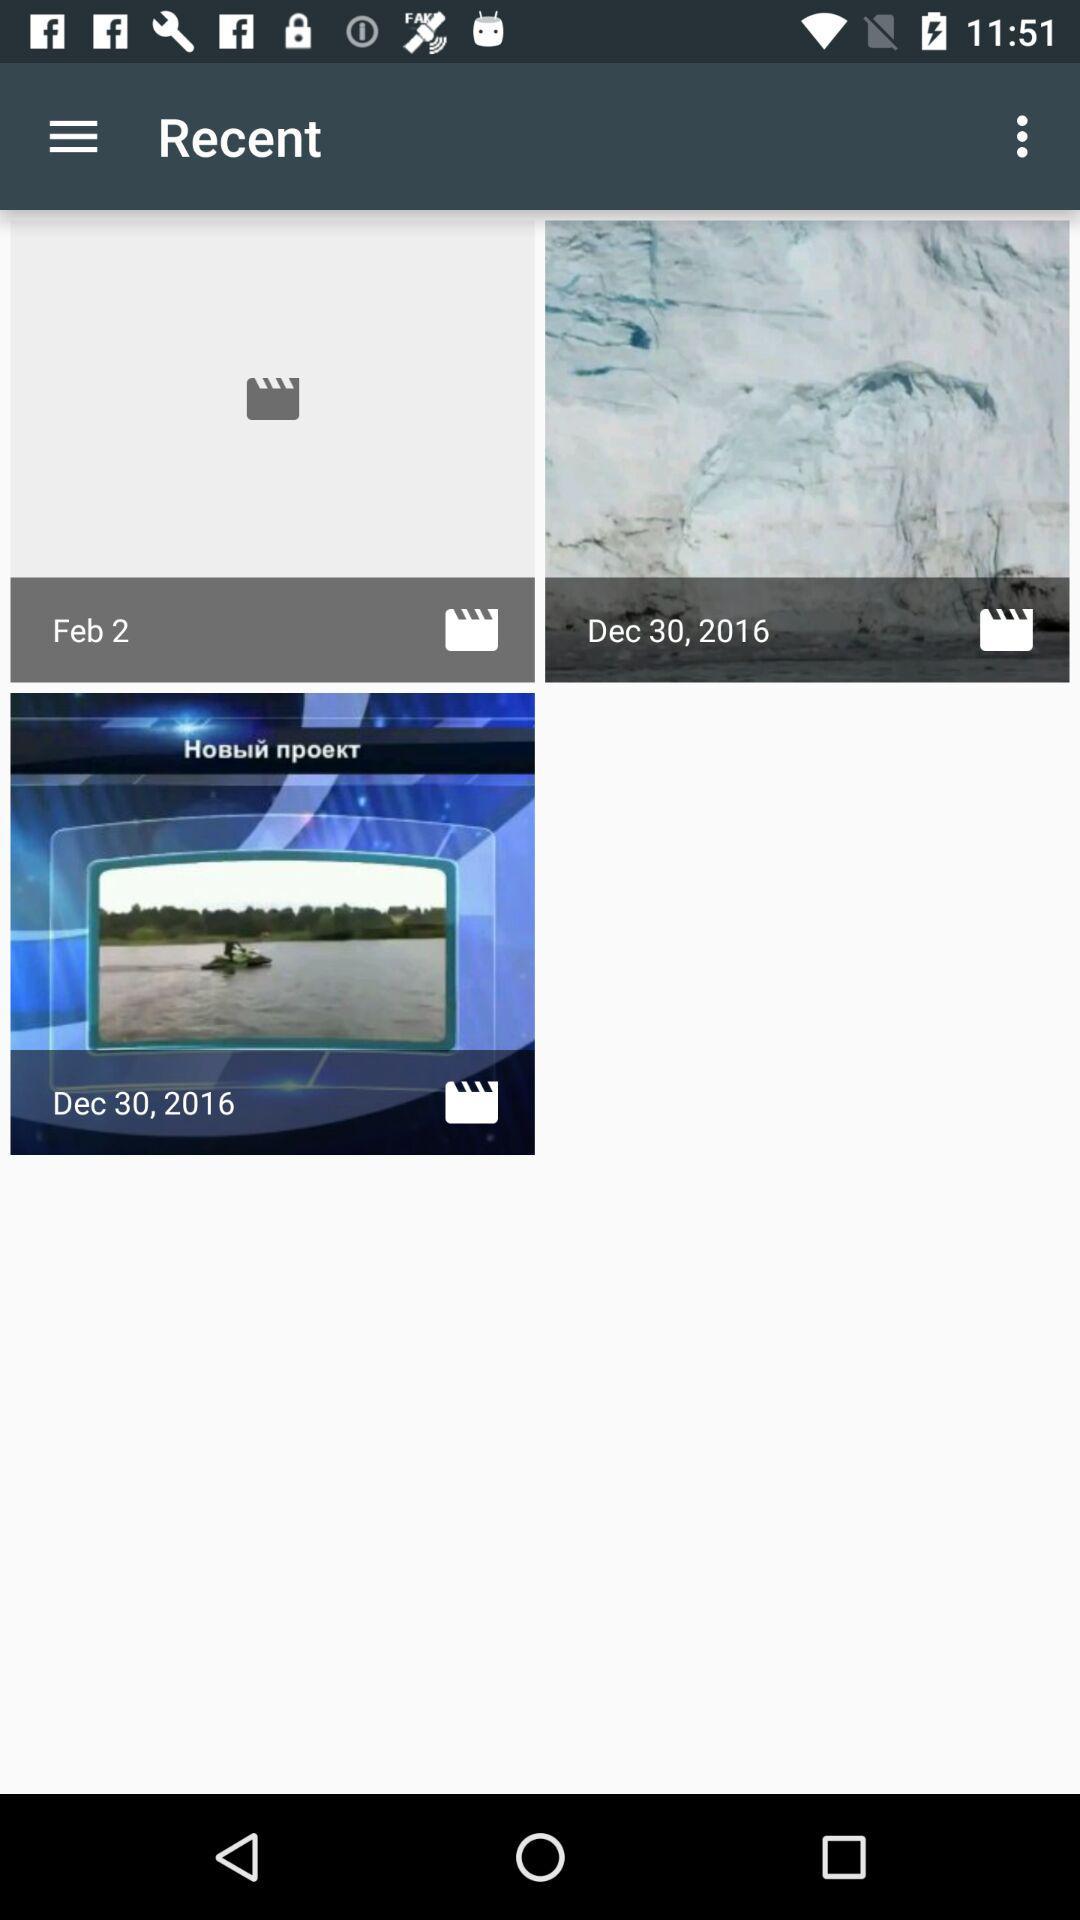  What do you see at coordinates (1027, 135) in the screenshot?
I see `the icon to the right of recent icon` at bounding box center [1027, 135].